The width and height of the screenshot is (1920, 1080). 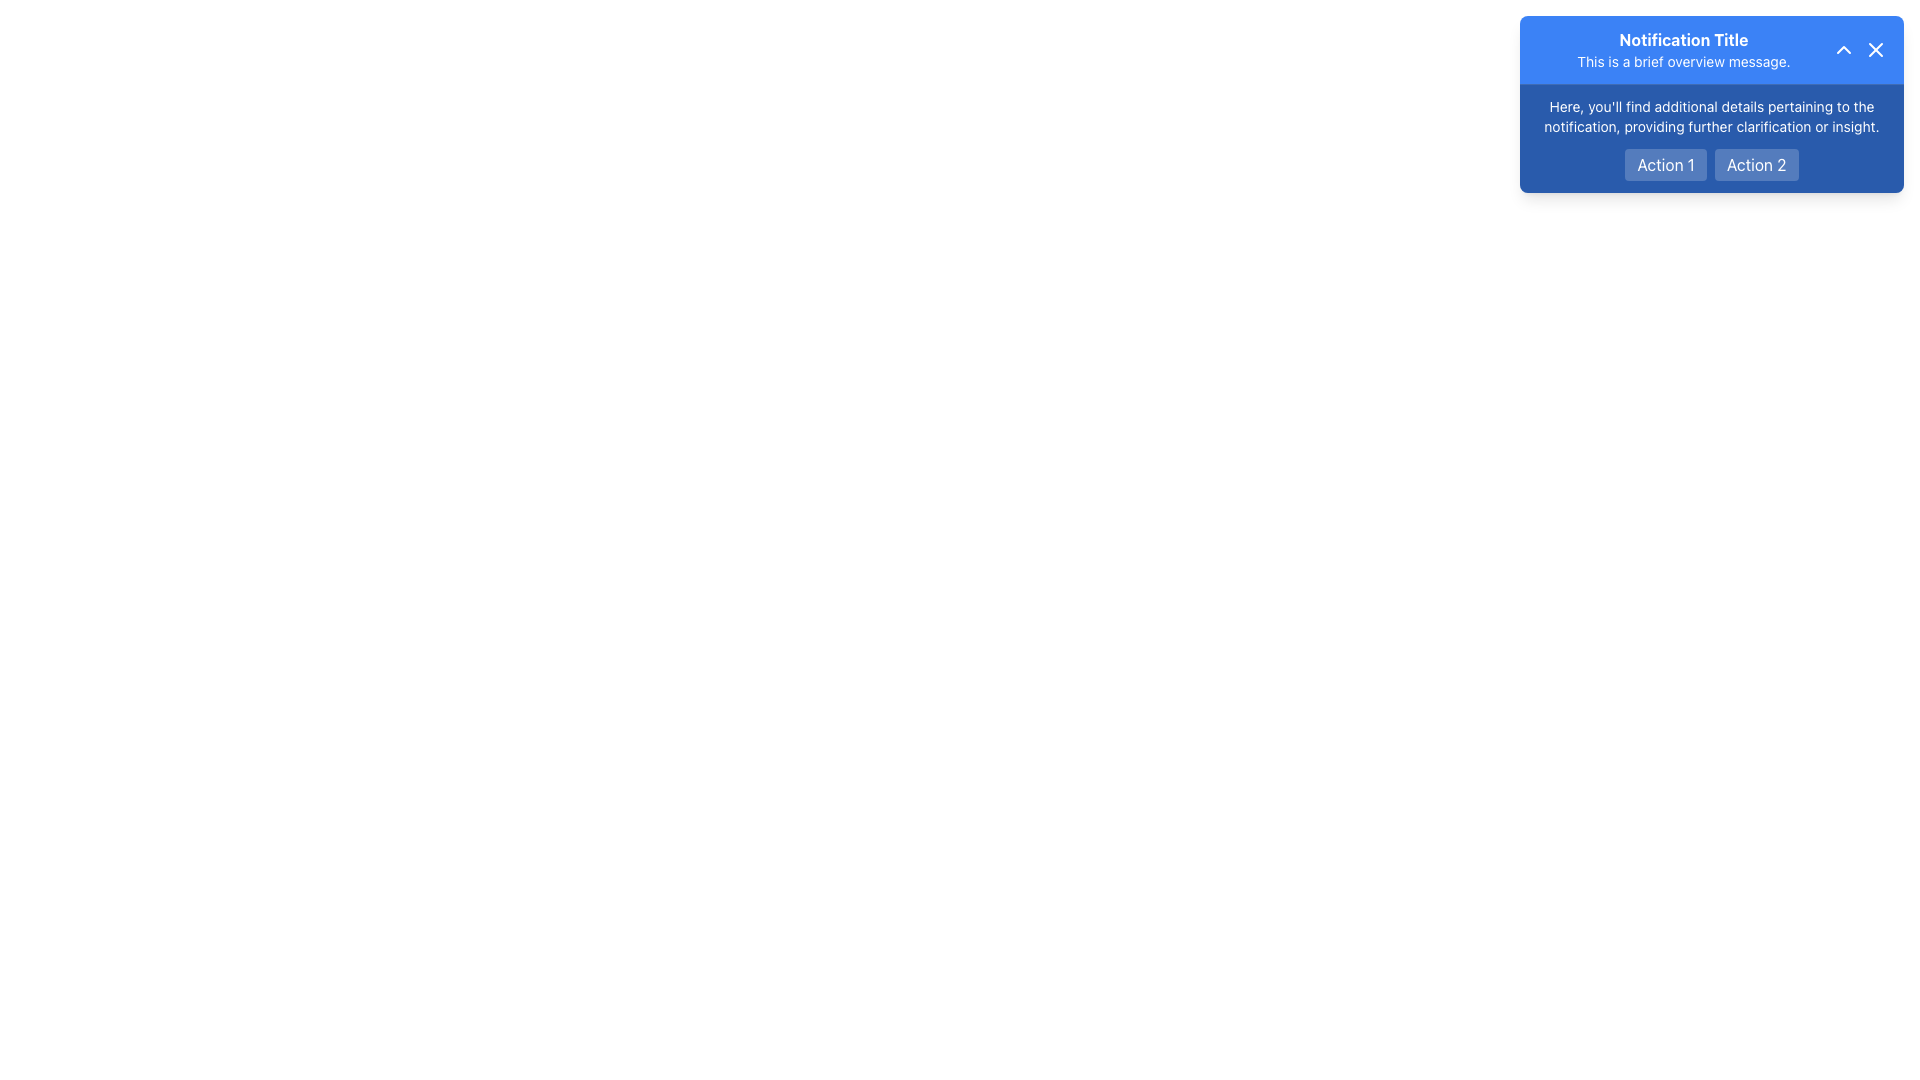 What do you see at coordinates (1711, 49) in the screenshot?
I see `text from the Informational header that contains the title 'Notification Title' and the subtitle 'This is a brief overview message.'` at bounding box center [1711, 49].